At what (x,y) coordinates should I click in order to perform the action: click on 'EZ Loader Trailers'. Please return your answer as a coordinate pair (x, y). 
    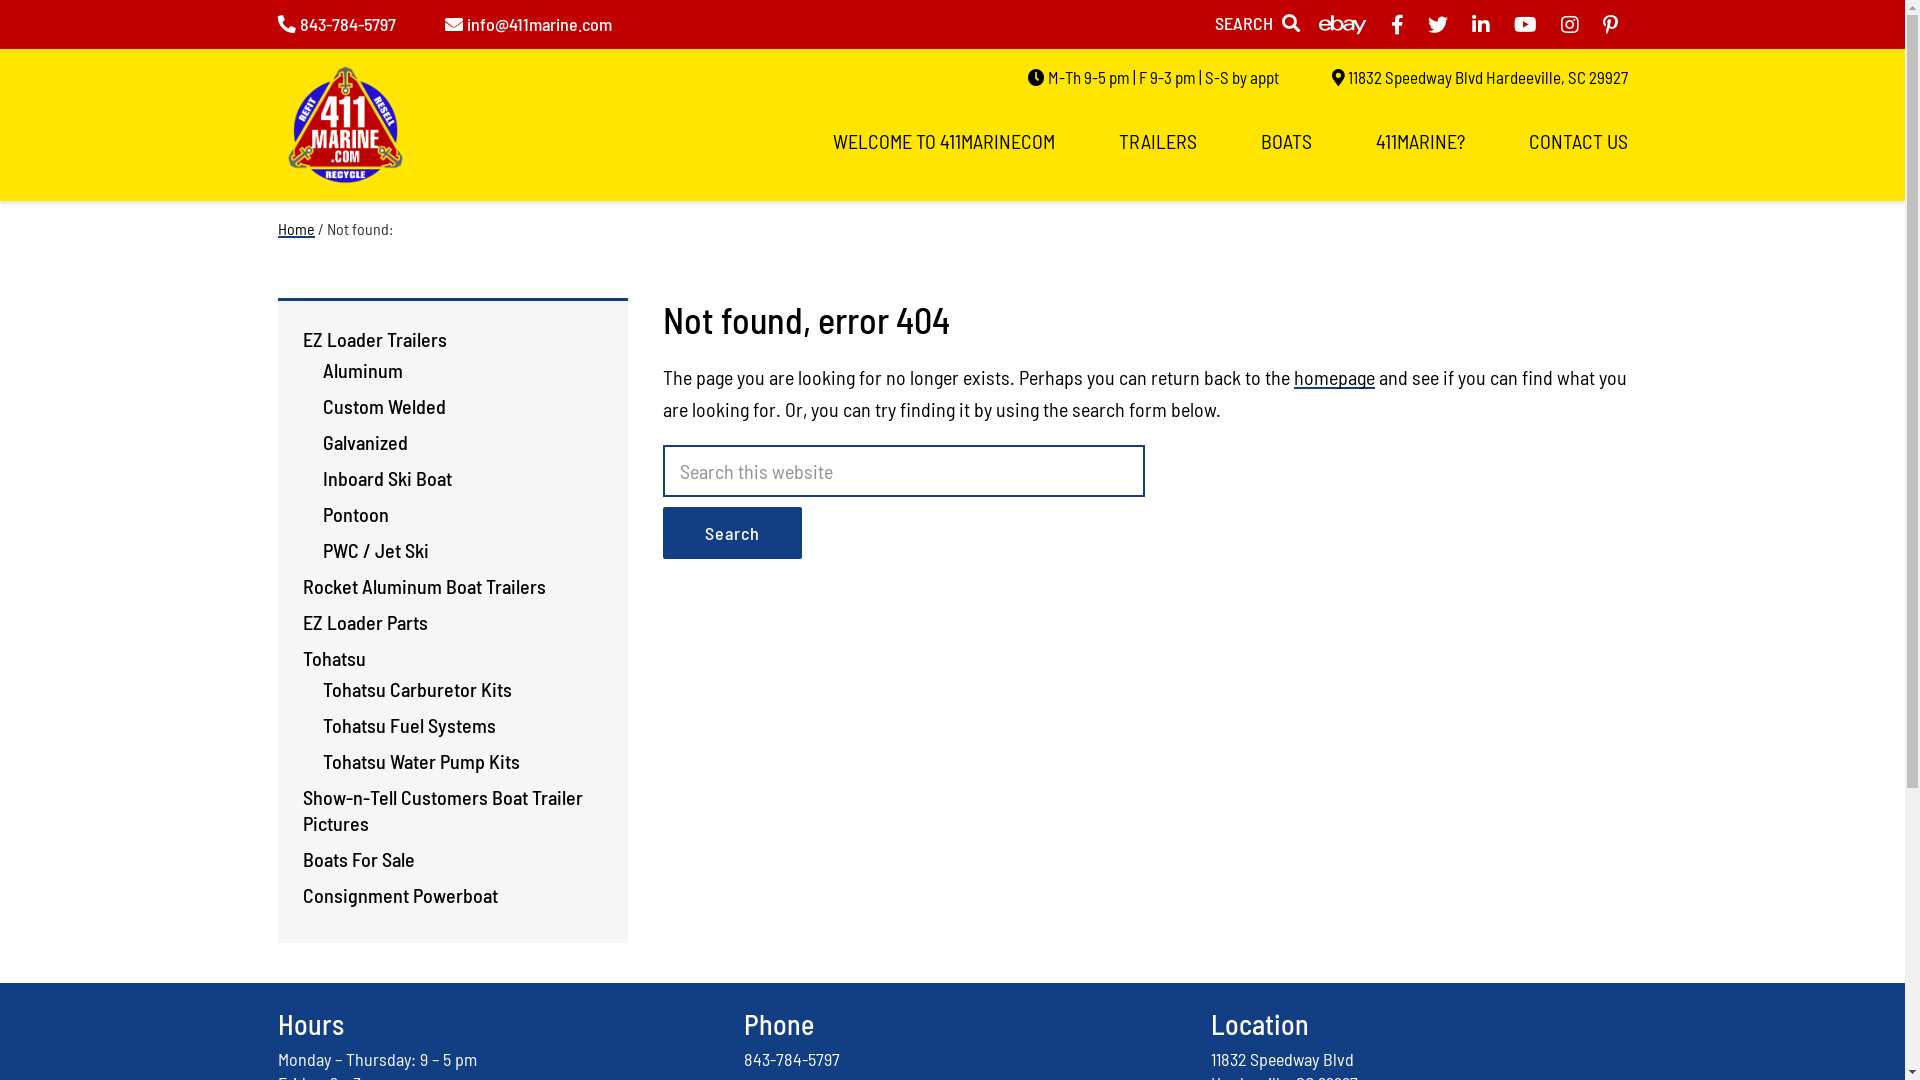
    Looking at the image, I should click on (374, 338).